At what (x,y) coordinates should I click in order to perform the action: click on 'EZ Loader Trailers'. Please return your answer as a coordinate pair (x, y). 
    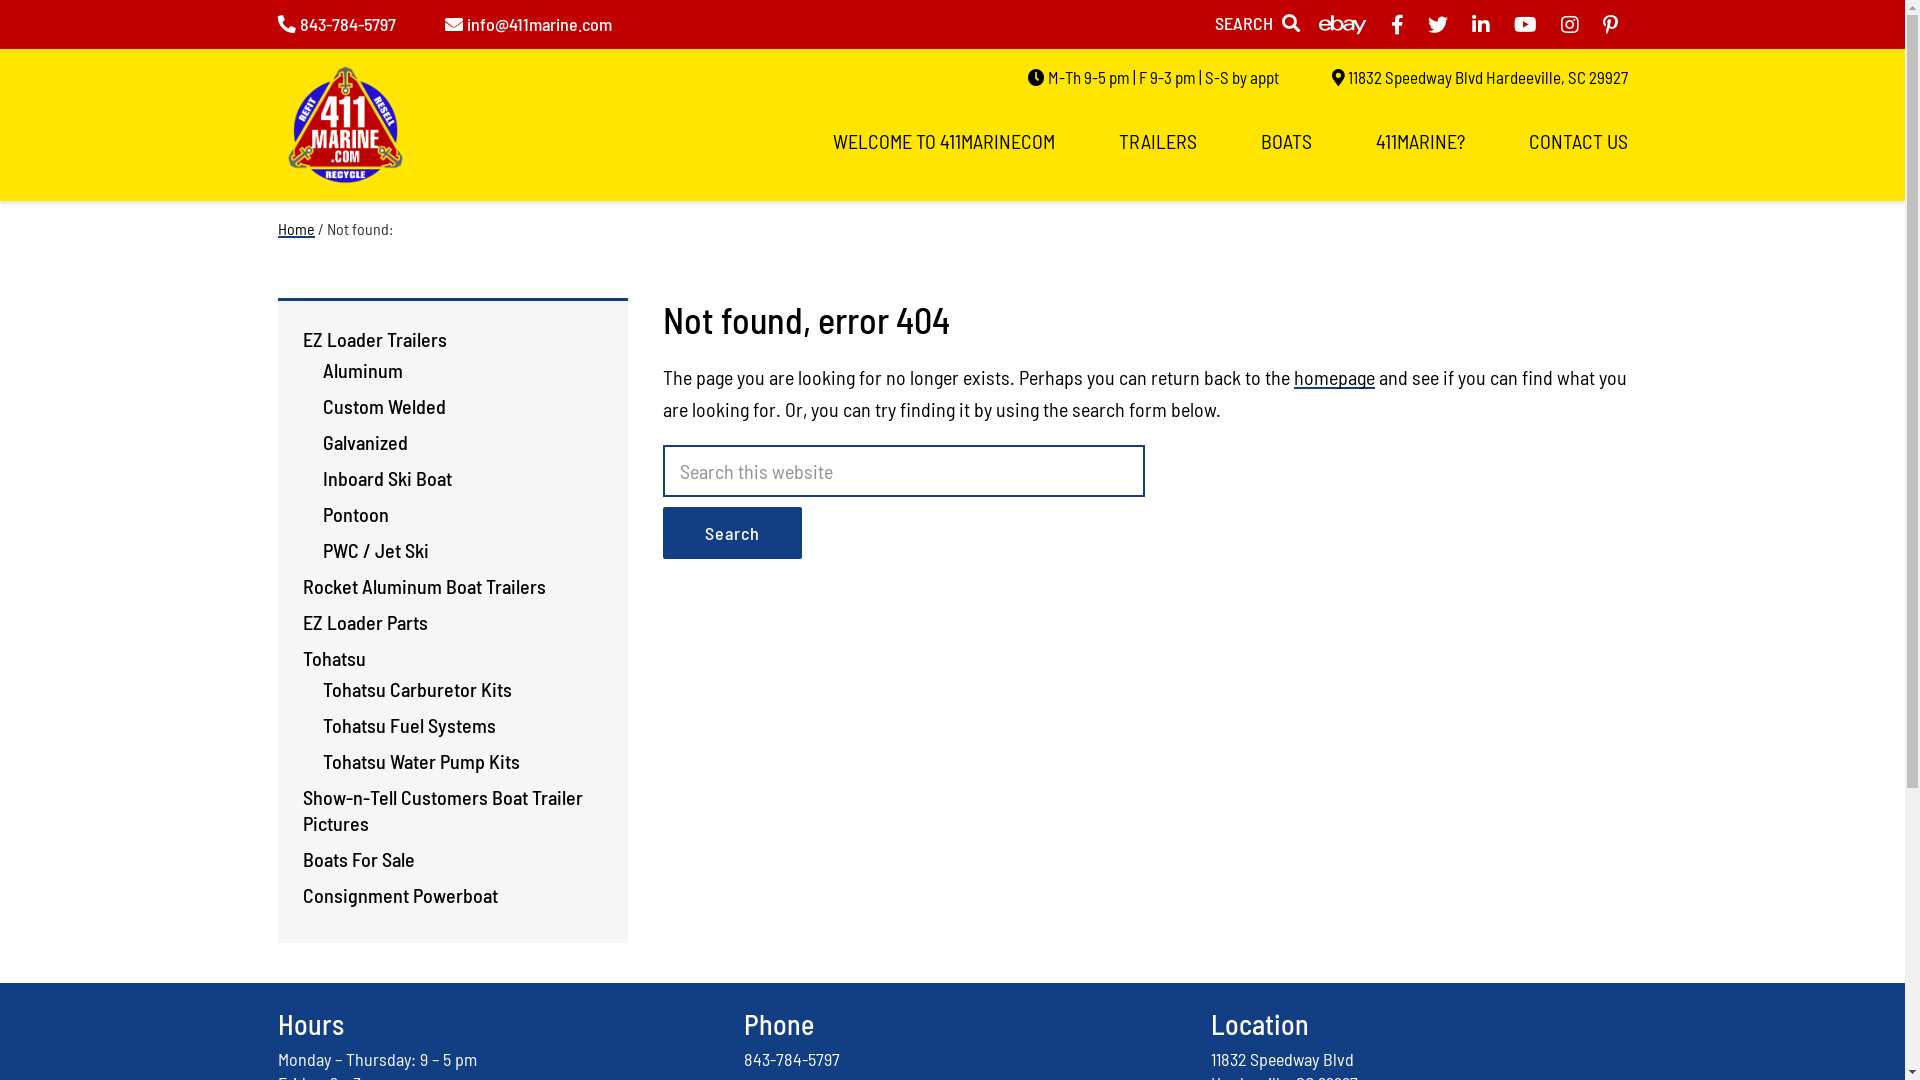
    Looking at the image, I should click on (374, 338).